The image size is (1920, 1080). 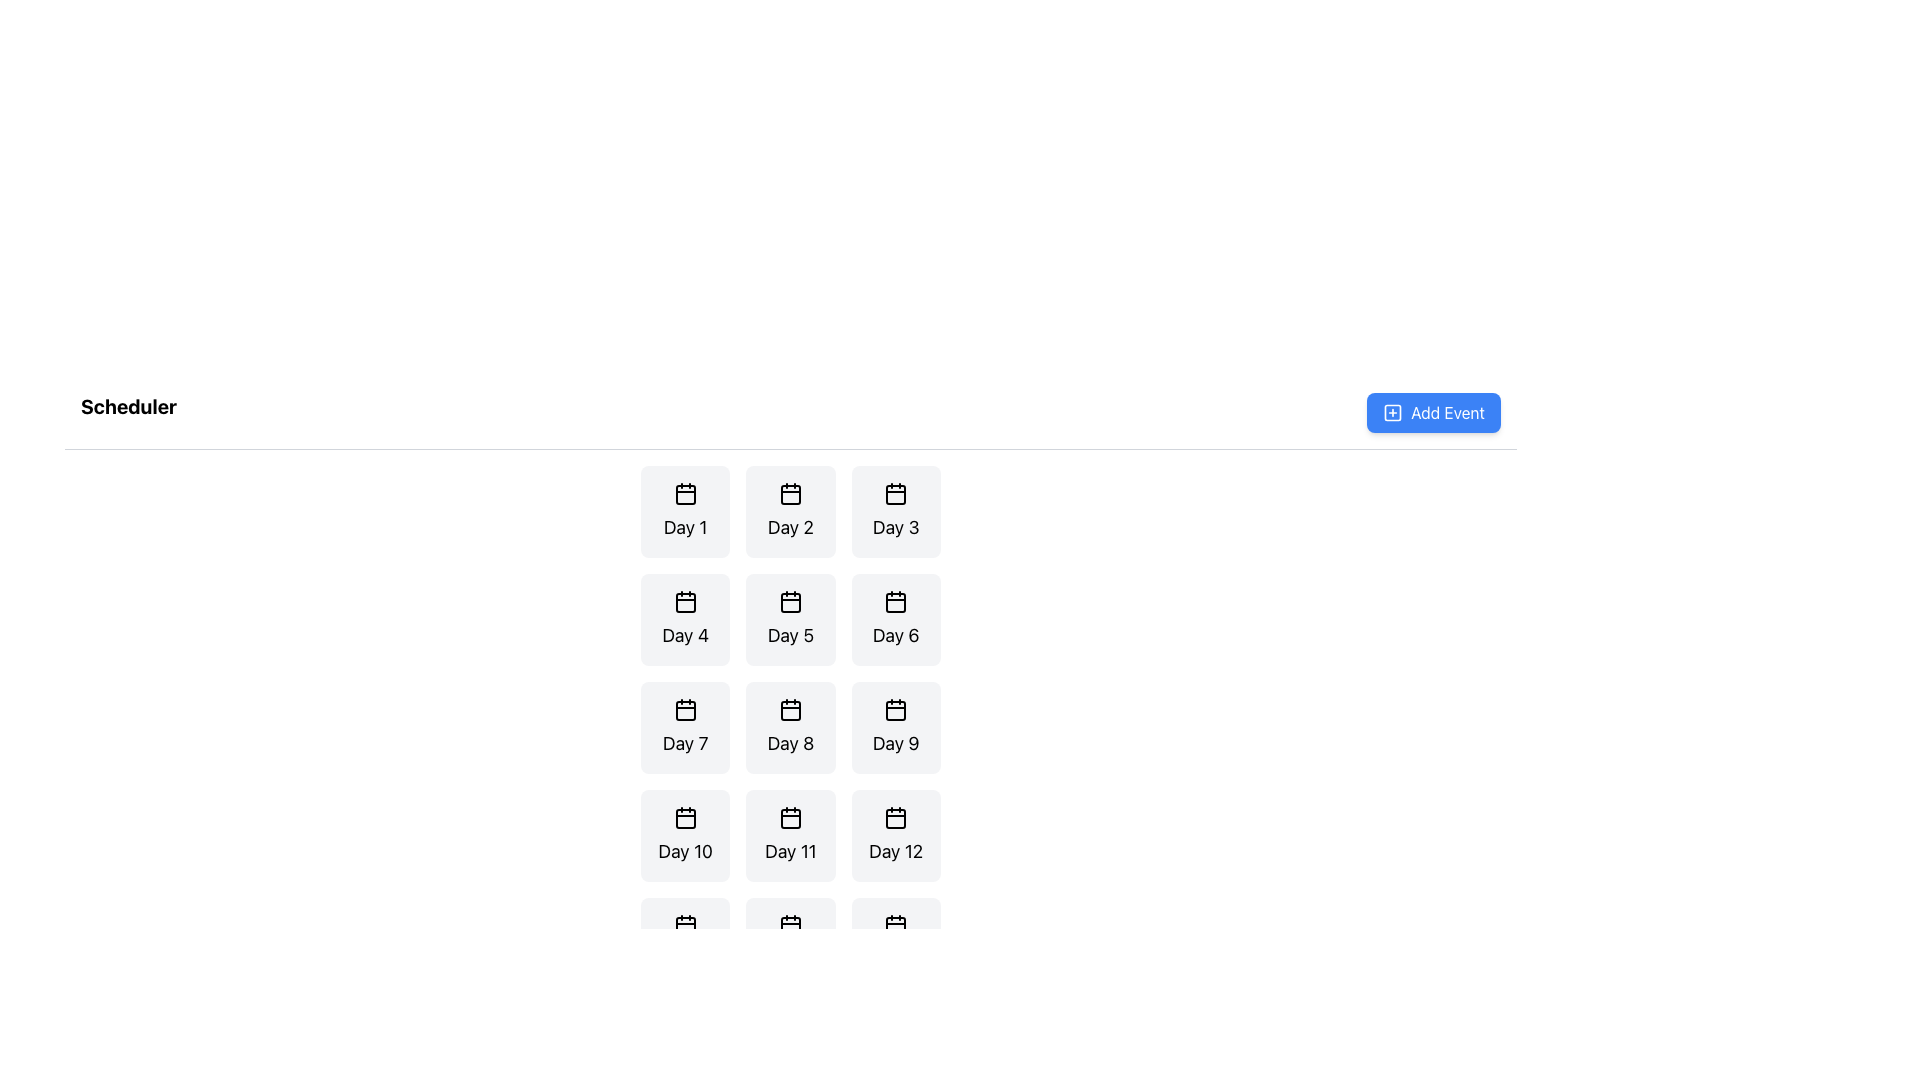 What do you see at coordinates (685, 925) in the screenshot?
I see `the calendar icon representing 'Day 13' in the scheduling application, located at the top of the card` at bounding box center [685, 925].